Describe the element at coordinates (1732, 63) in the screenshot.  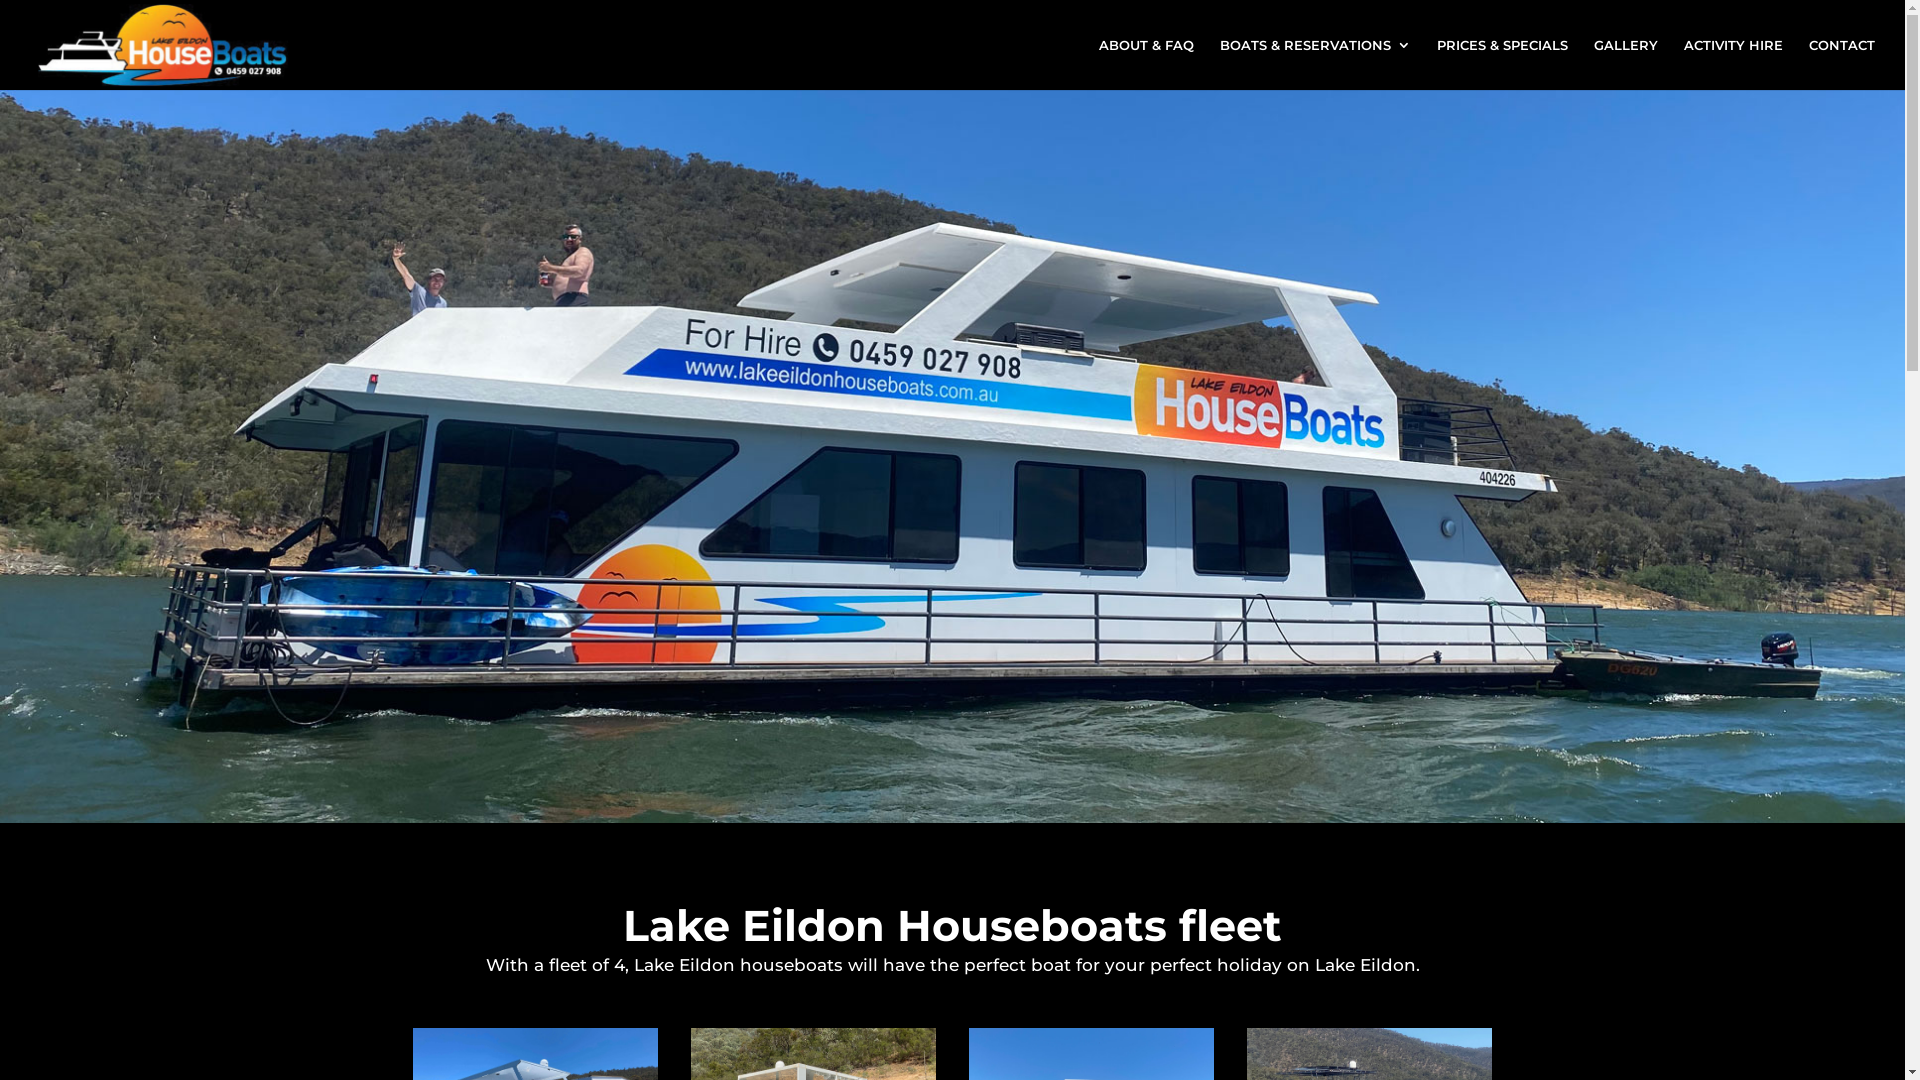
I see `'ACTIVITY HIRE'` at that location.